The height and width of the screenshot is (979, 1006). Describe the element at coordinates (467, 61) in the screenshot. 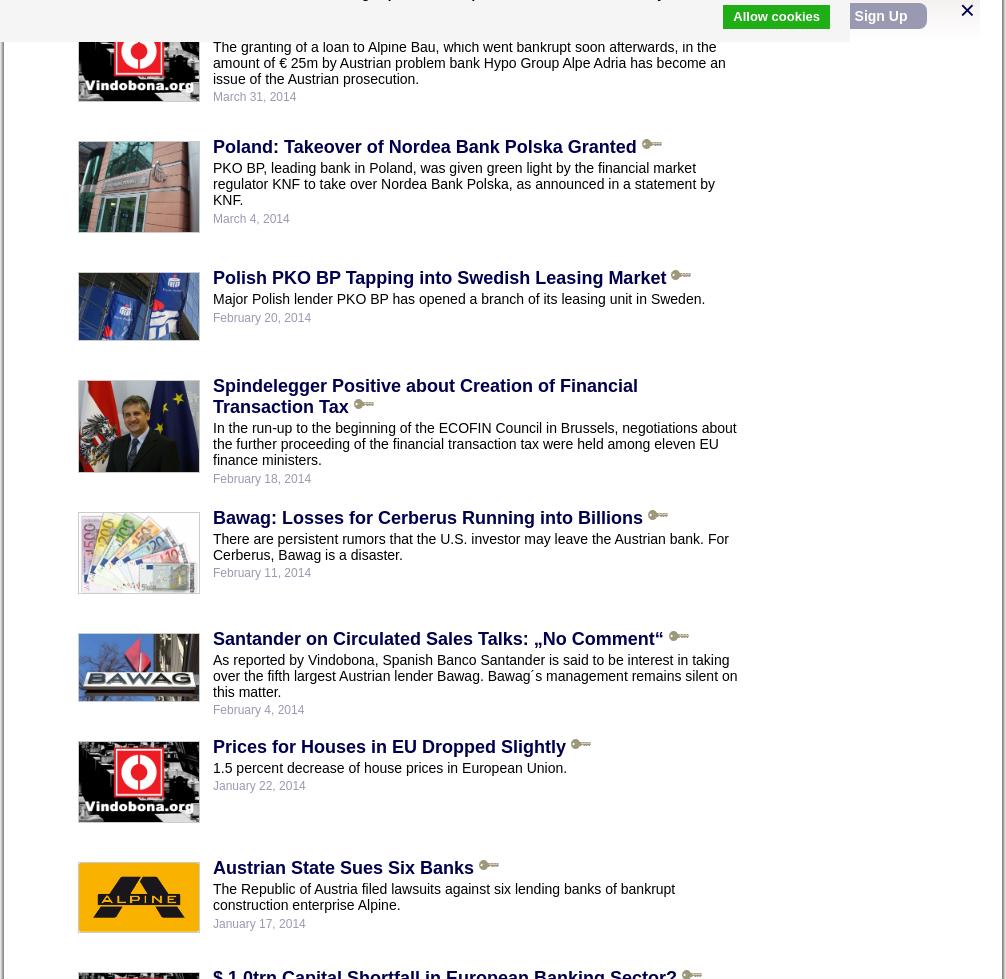

I see `'The granting of a loan to Alpine Bau, which went bankrupt soon afterwards, in the amount of € 25m by Austrian problem bank Hypo Group Alpe Adria has become an issue of the Austrian prosecution.'` at that location.